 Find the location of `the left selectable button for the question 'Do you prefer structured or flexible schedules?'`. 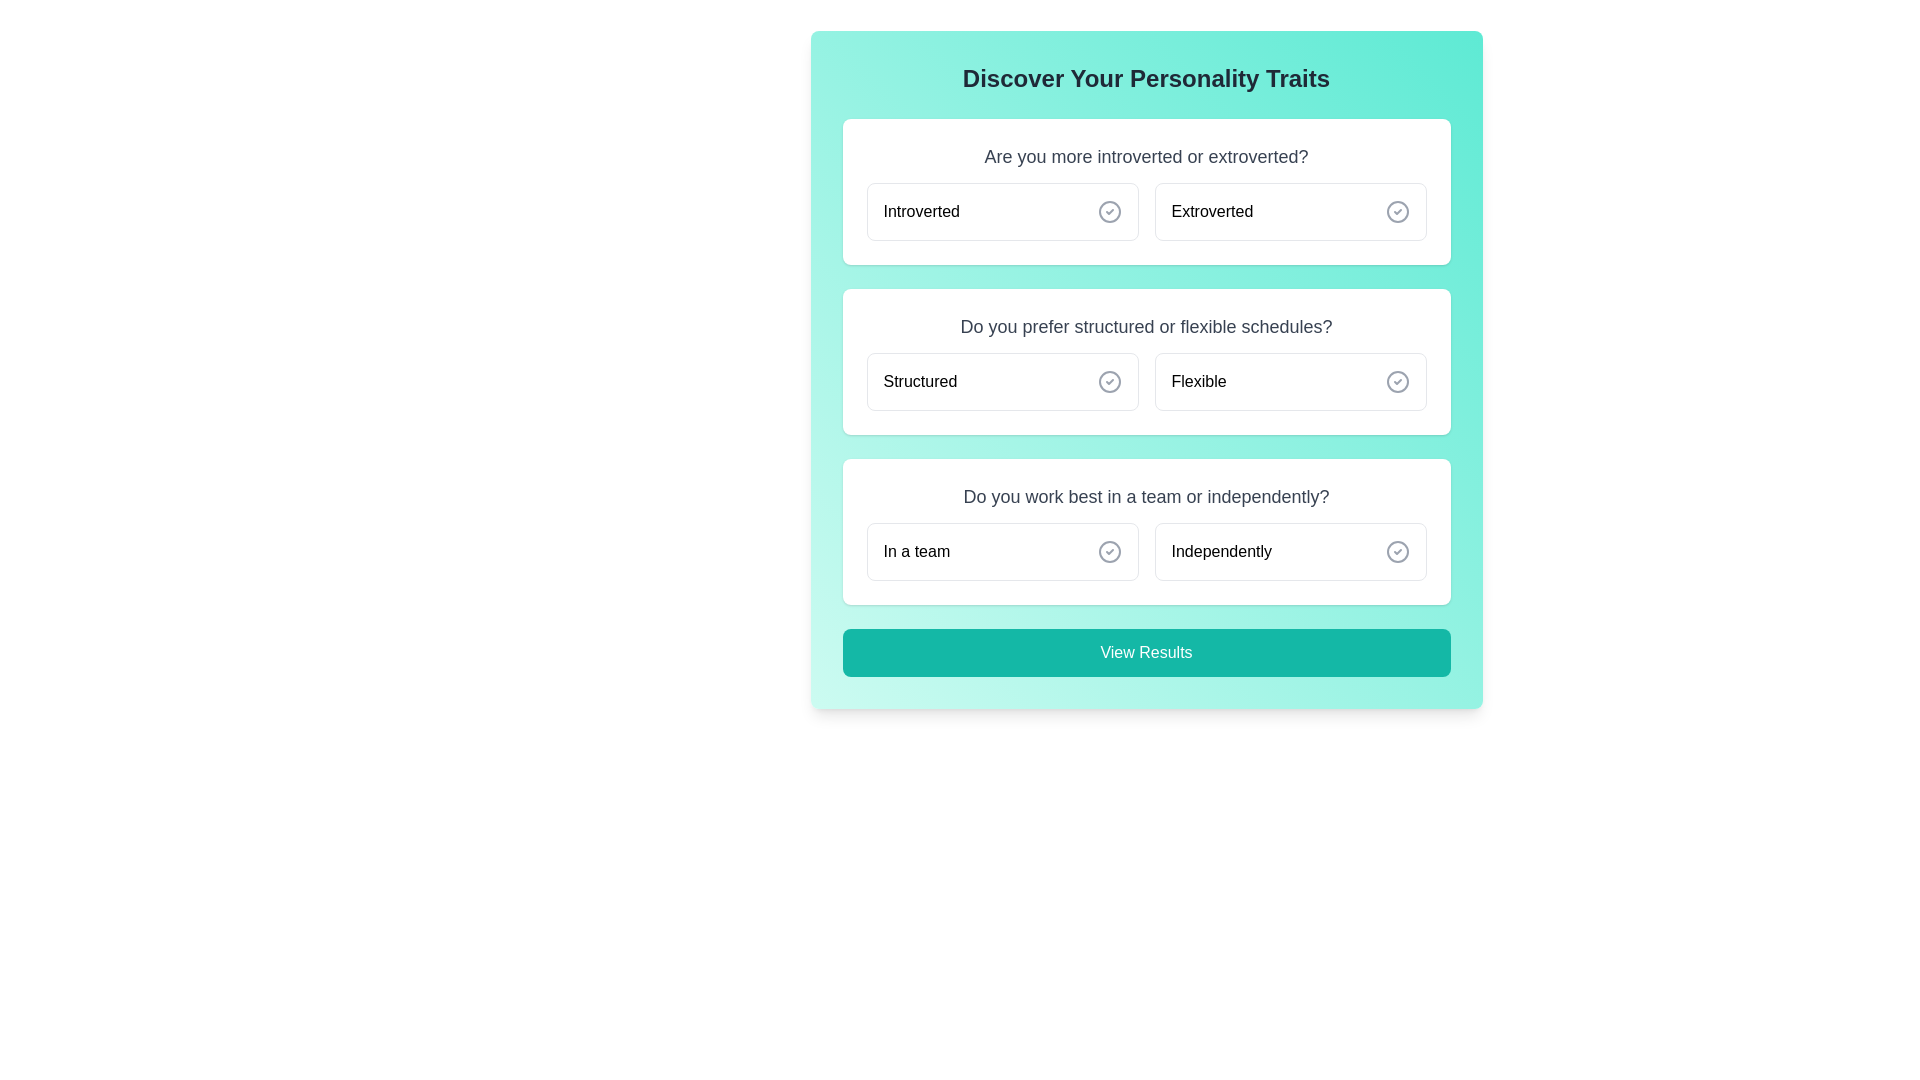

the left selectable button for the question 'Do you prefer structured or flexible schedules?' is located at coordinates (1002, 381).